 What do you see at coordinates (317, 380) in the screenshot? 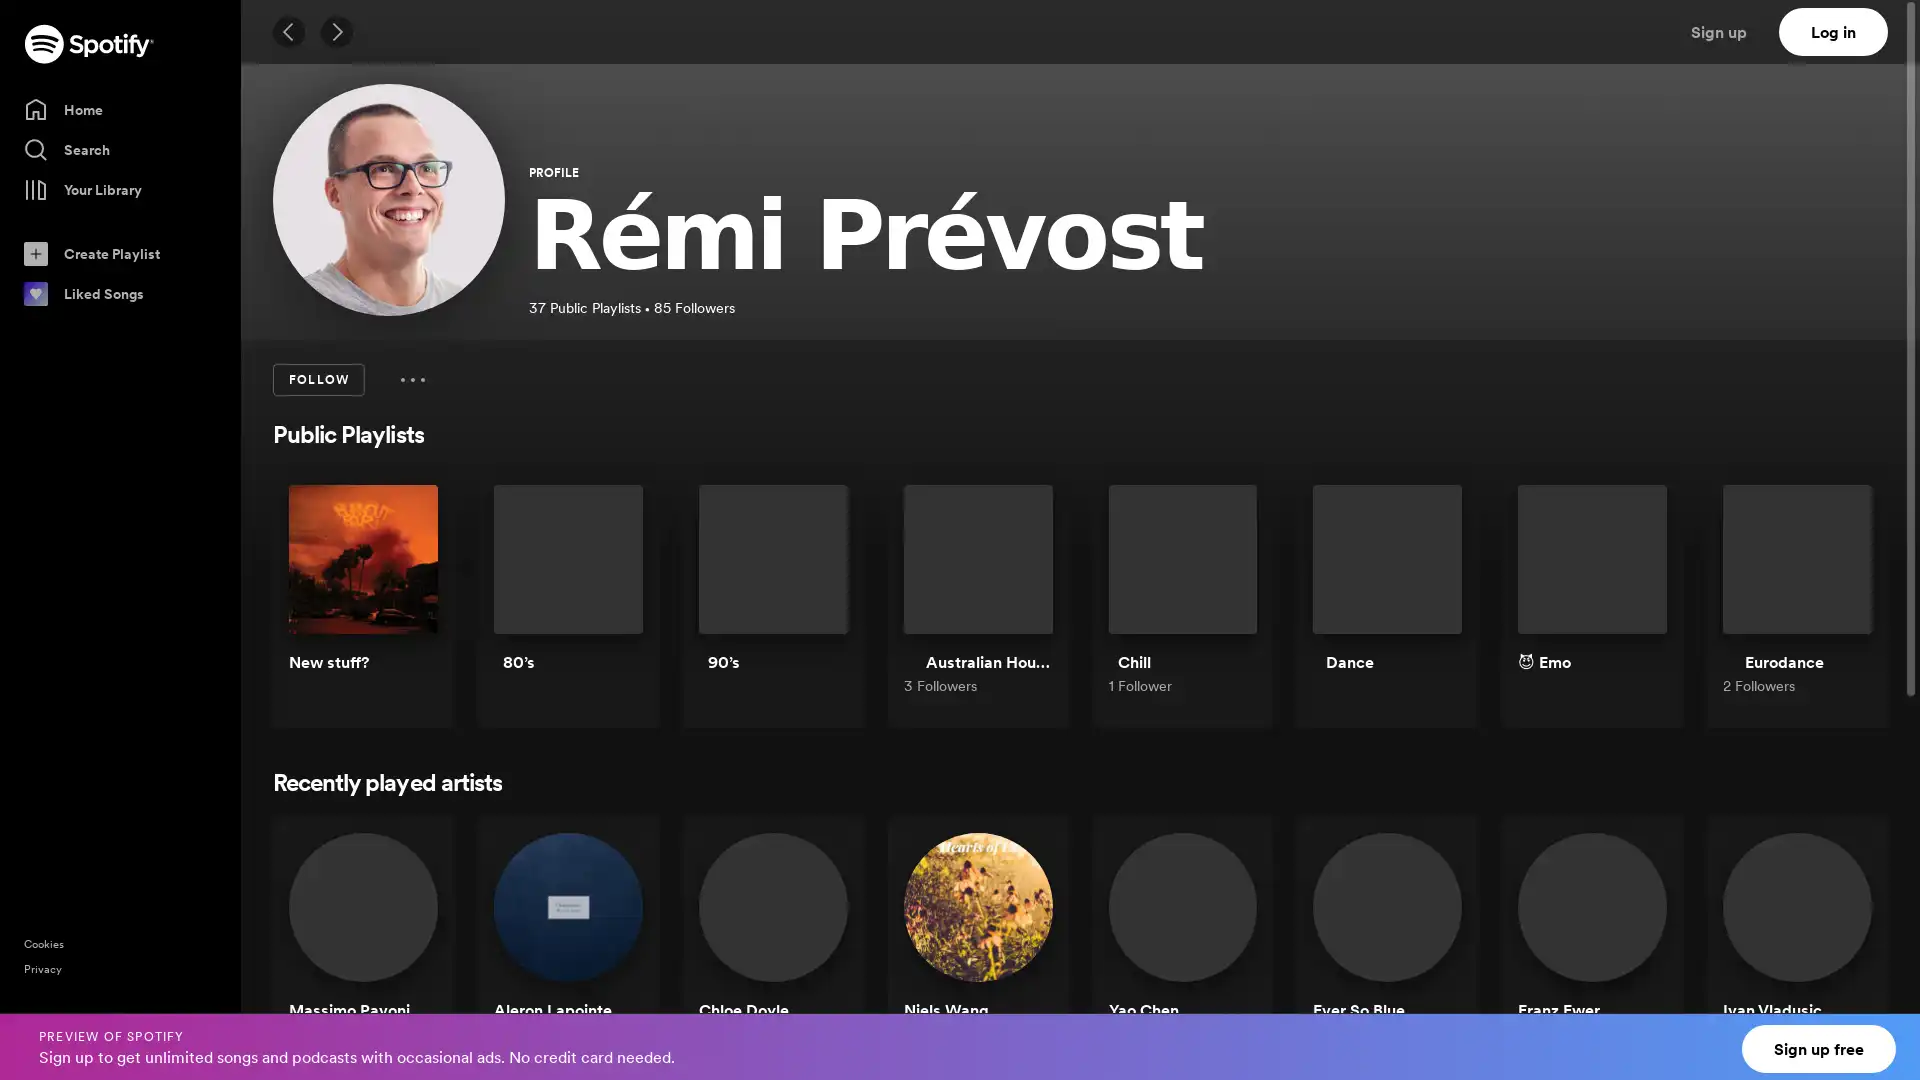
I see `FOLLOW` at bounding box center [317, 380].